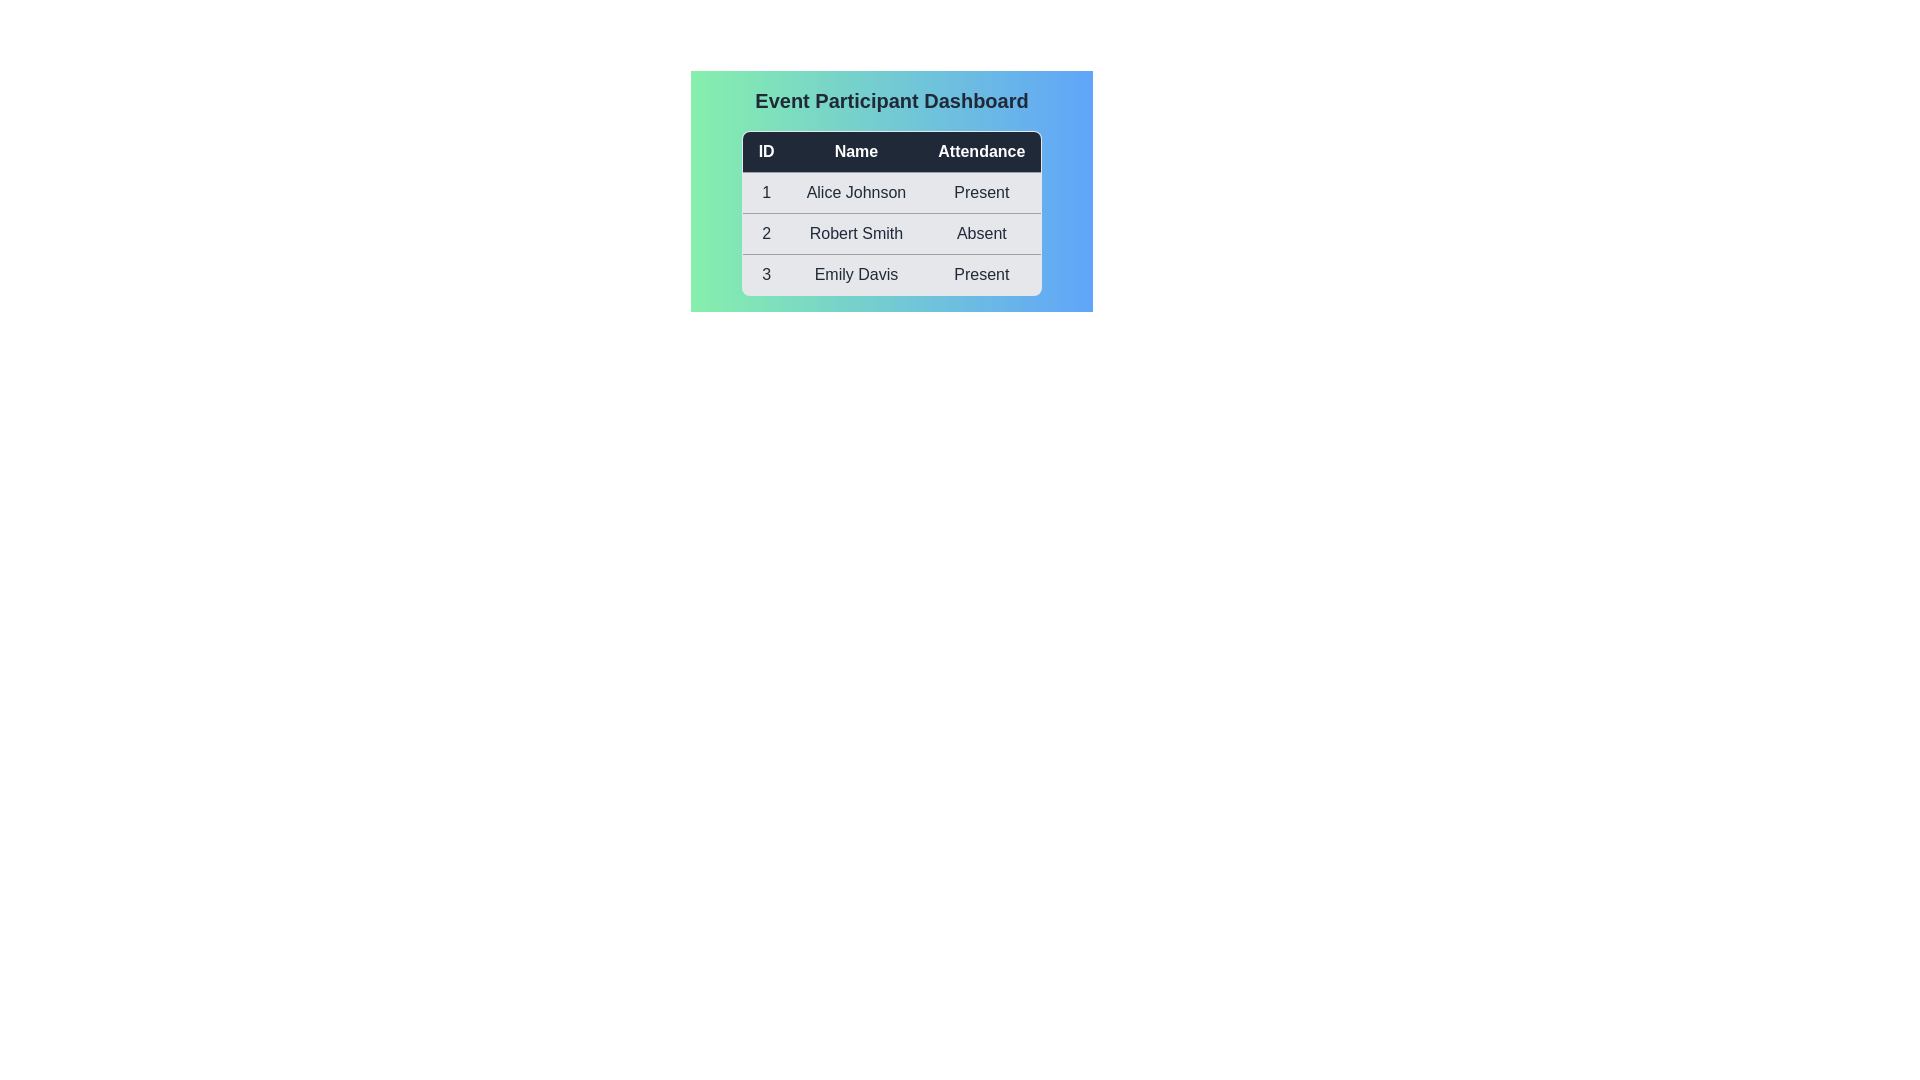 The width and height of the screenshot is (1920, 1080). I want to click on the static text label indicating that Emily Davis is marked as present in the attendance column of the table, so click(982, 274).